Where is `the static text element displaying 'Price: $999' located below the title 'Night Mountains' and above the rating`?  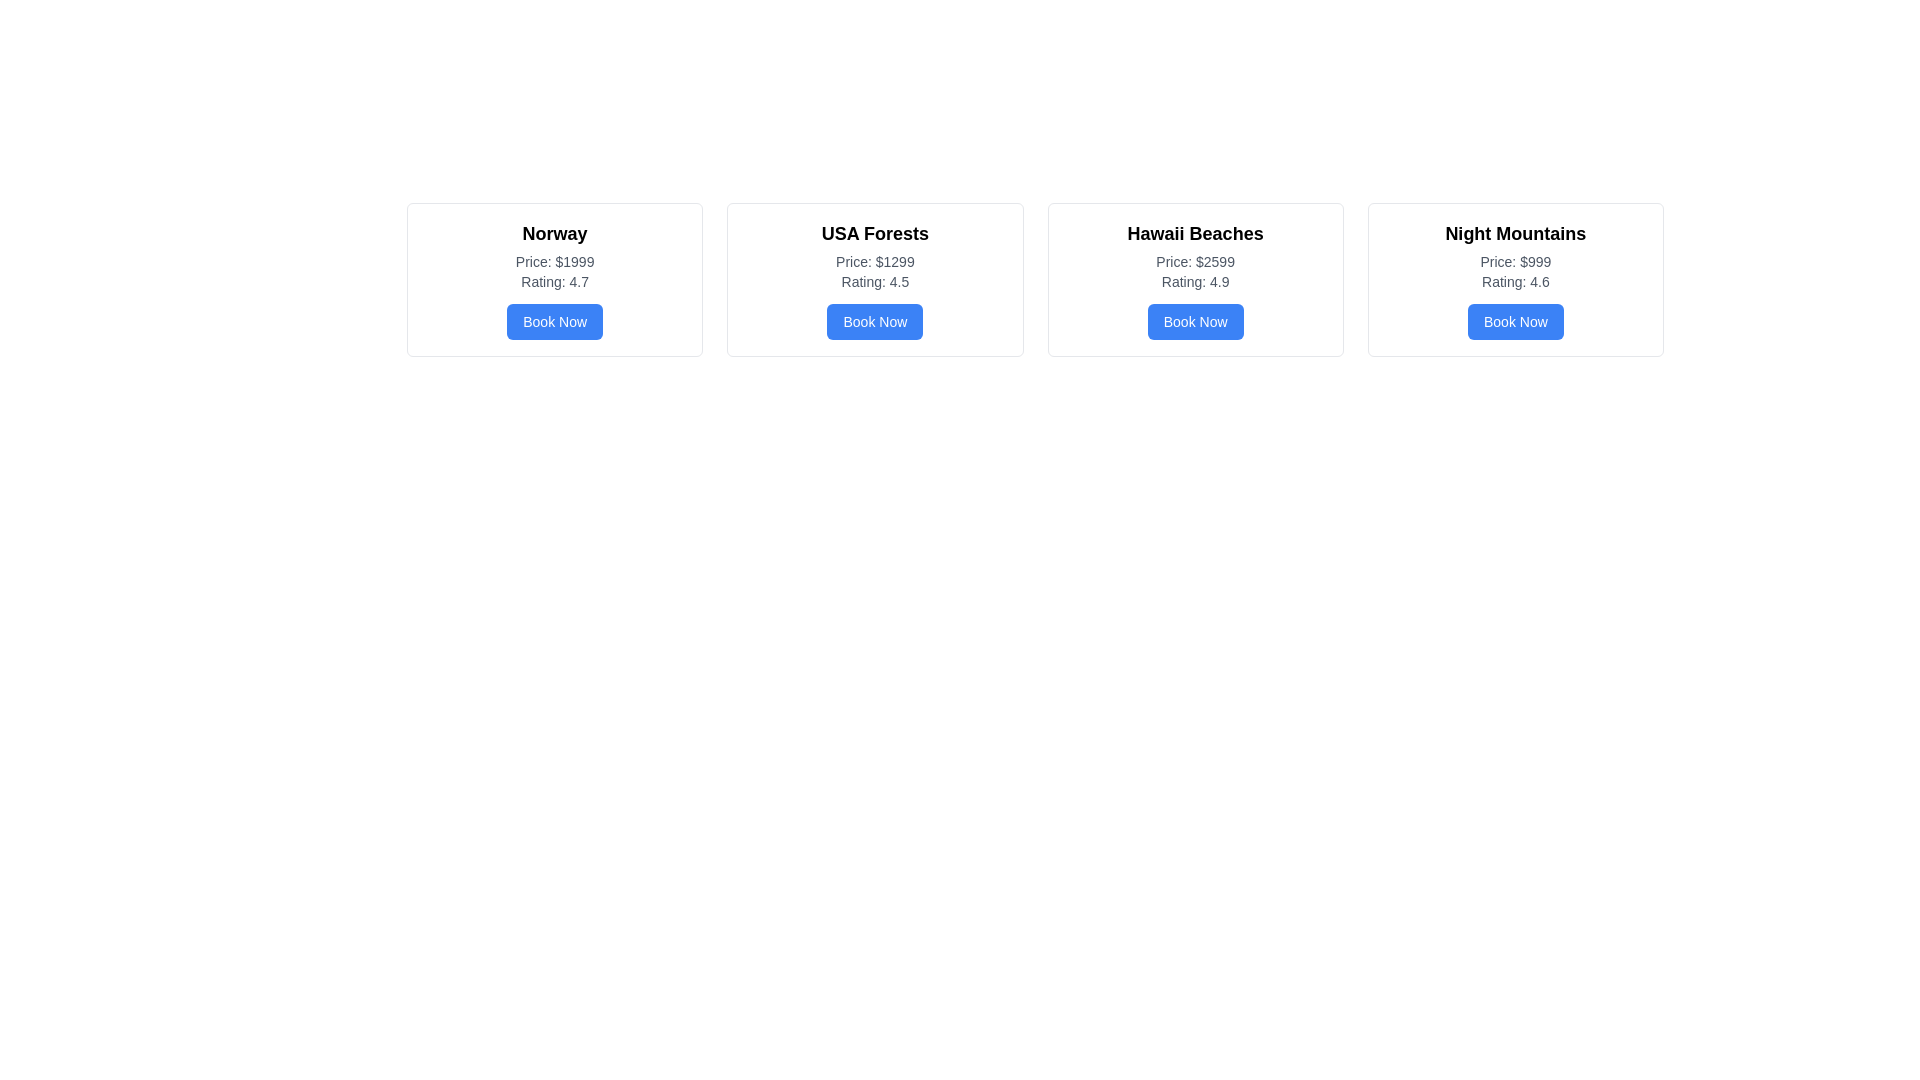 the static text element displaying 'Price: $999' located below the title 'Night Mountains' and above the rating is located at coordinates (1515, 261).